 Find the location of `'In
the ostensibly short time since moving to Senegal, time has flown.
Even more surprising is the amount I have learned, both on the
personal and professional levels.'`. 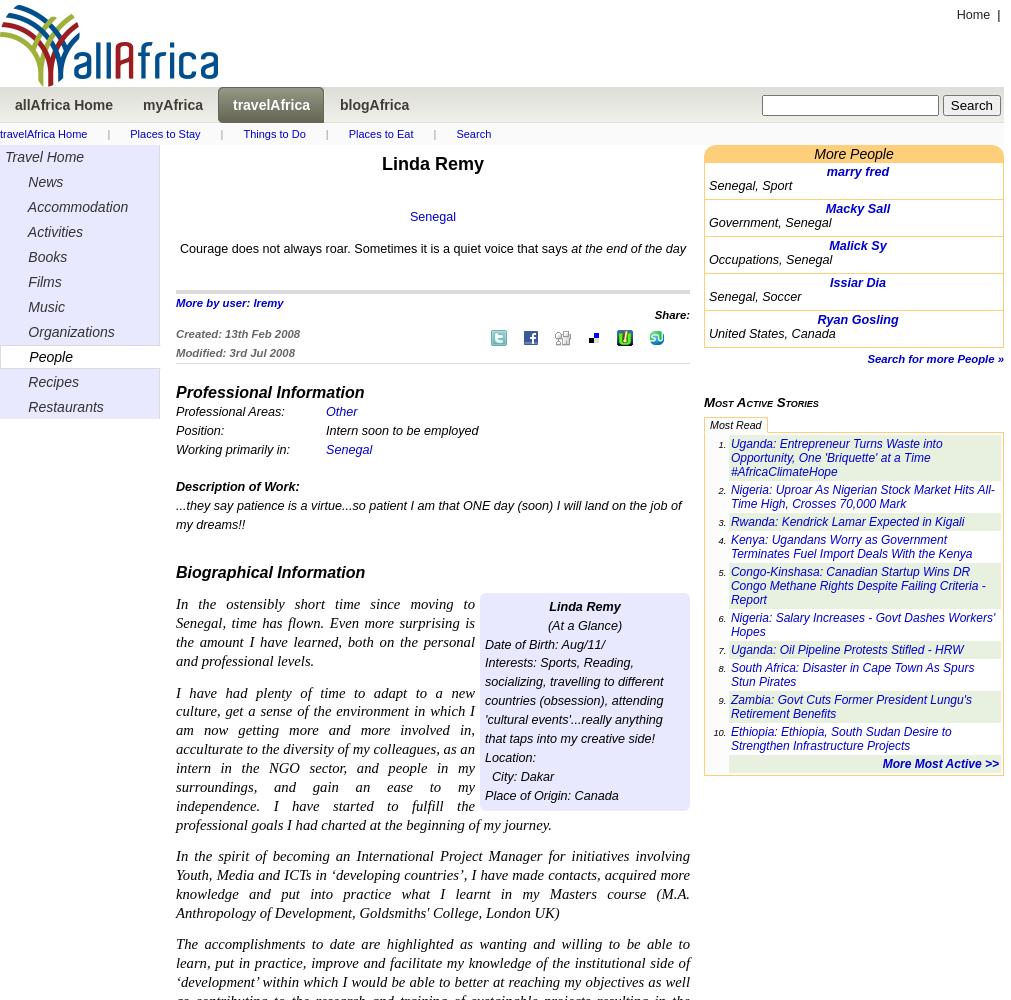

'In
the ostensibly short time since moving to Senegal, time has flown.
Even more surprising is the amount I have learned, both on the
personal and professional levels.' is located at coordinates (176, 632).